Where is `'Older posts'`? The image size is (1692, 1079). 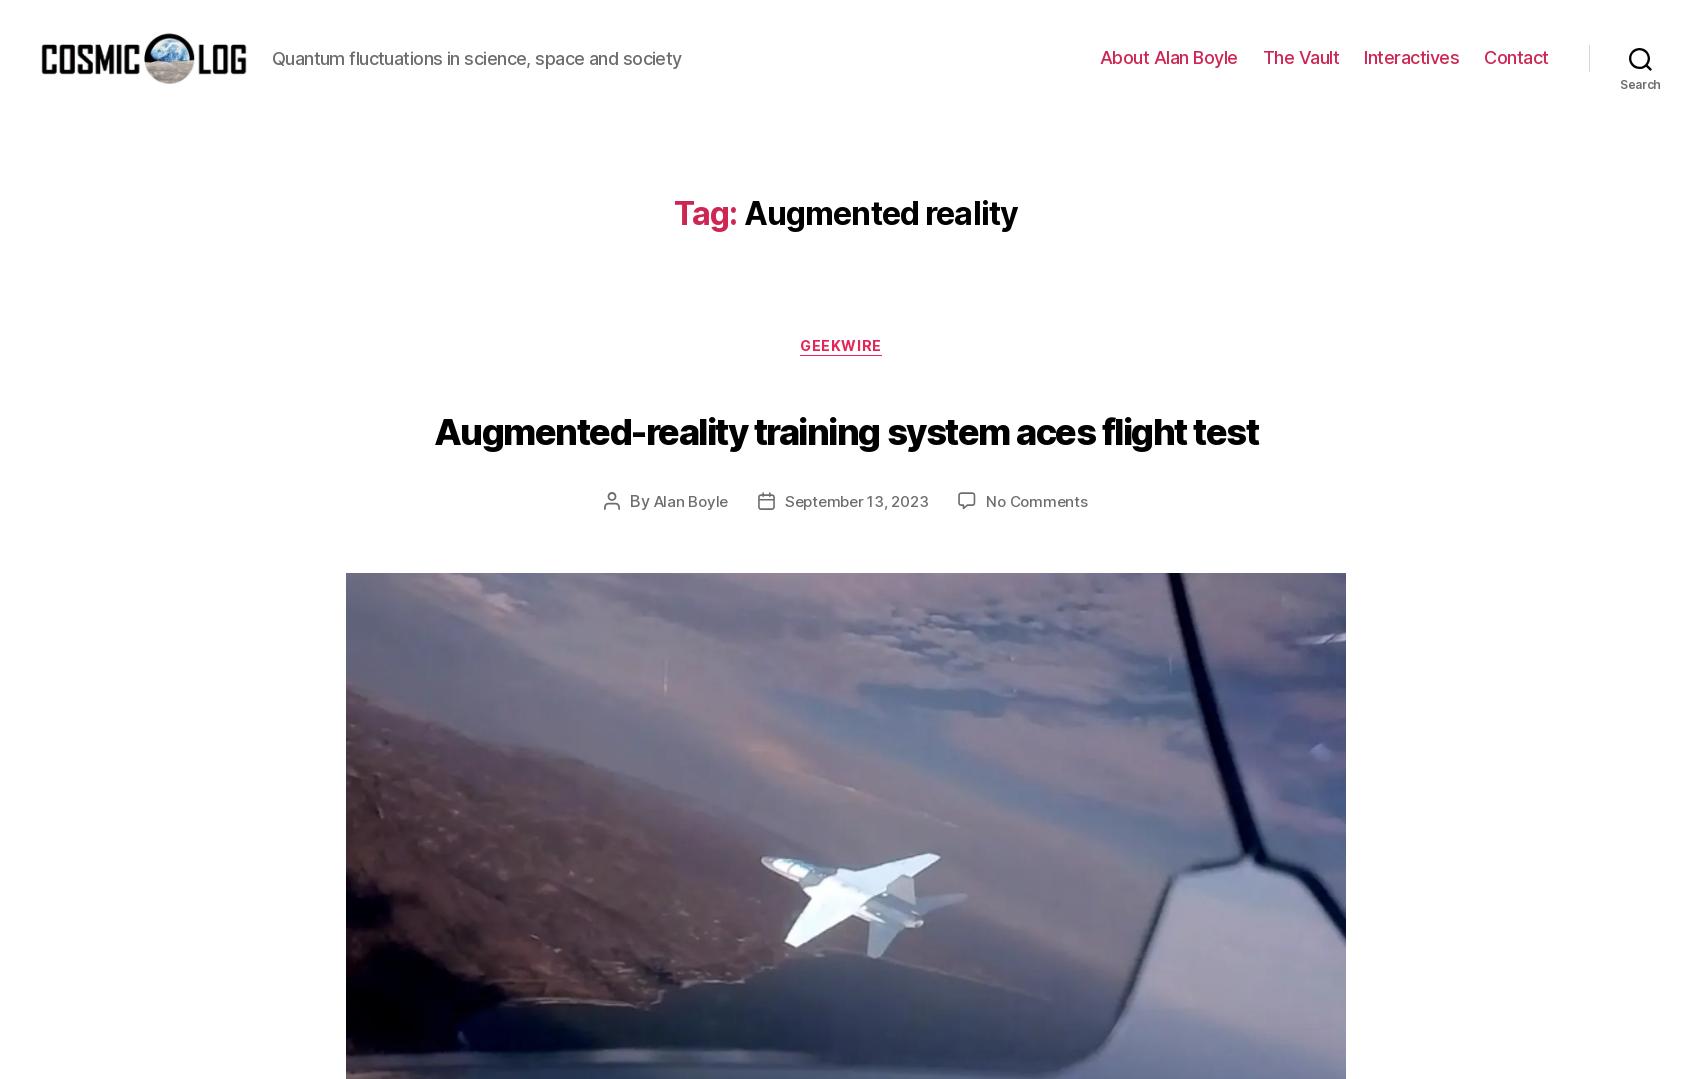 'Older posts' is located at coordinates (845, 779).